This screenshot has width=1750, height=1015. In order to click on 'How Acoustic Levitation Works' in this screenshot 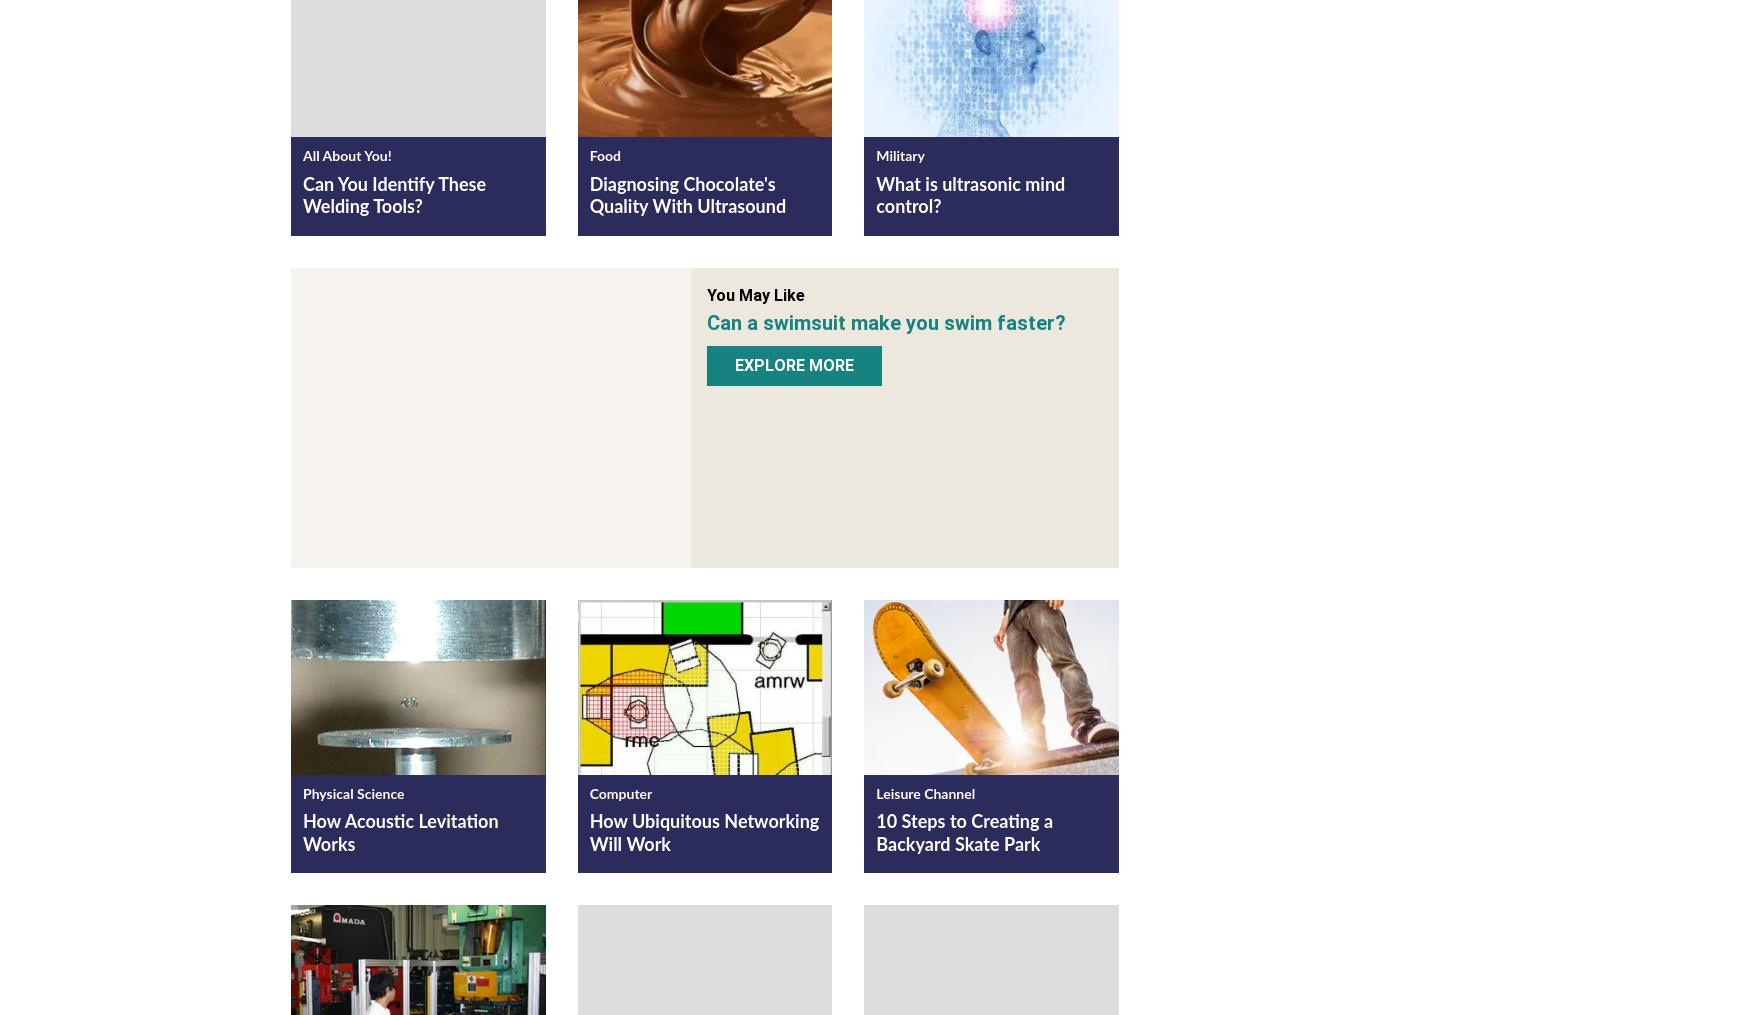, I will do `click(399, 834)`.